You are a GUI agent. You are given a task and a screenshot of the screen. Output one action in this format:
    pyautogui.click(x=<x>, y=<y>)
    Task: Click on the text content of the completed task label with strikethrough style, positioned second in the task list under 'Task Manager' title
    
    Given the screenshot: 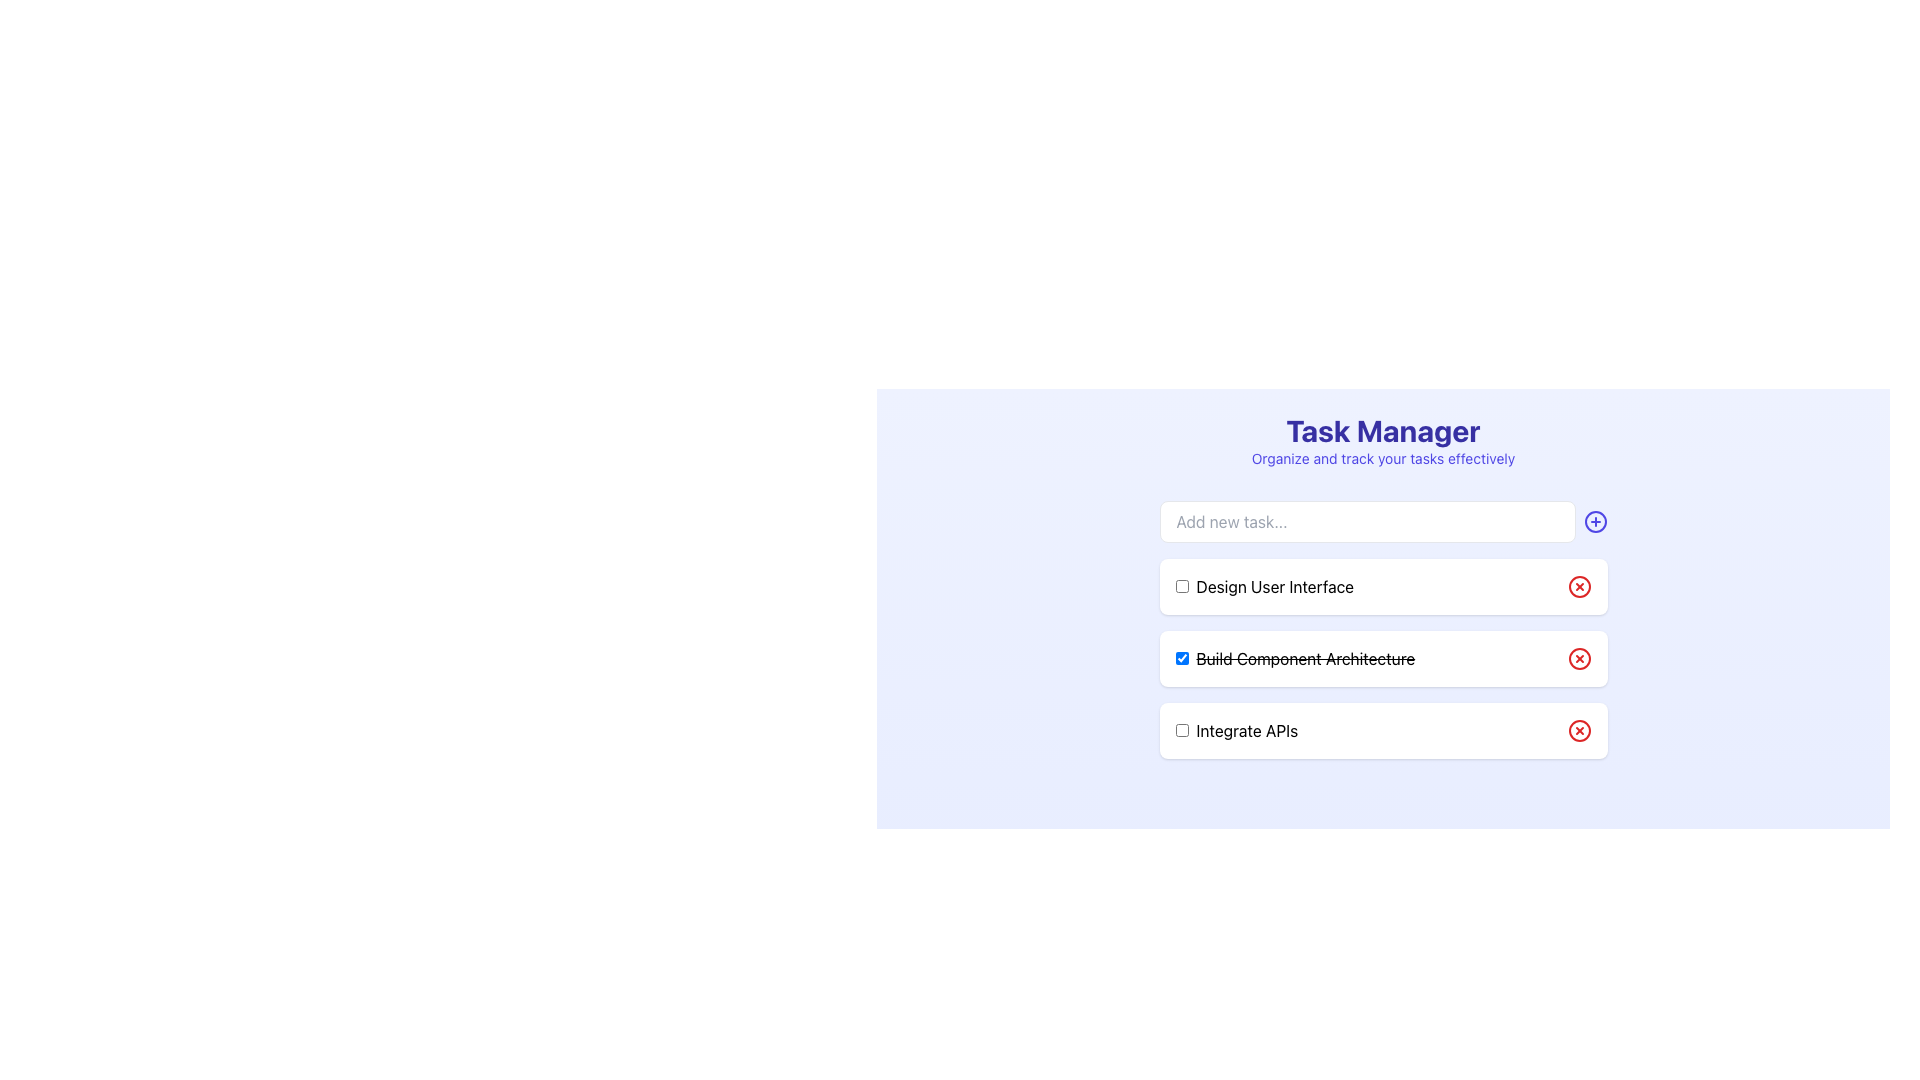 What is the action you would take?
    pyautogui.click(x=1295, y=659)
    